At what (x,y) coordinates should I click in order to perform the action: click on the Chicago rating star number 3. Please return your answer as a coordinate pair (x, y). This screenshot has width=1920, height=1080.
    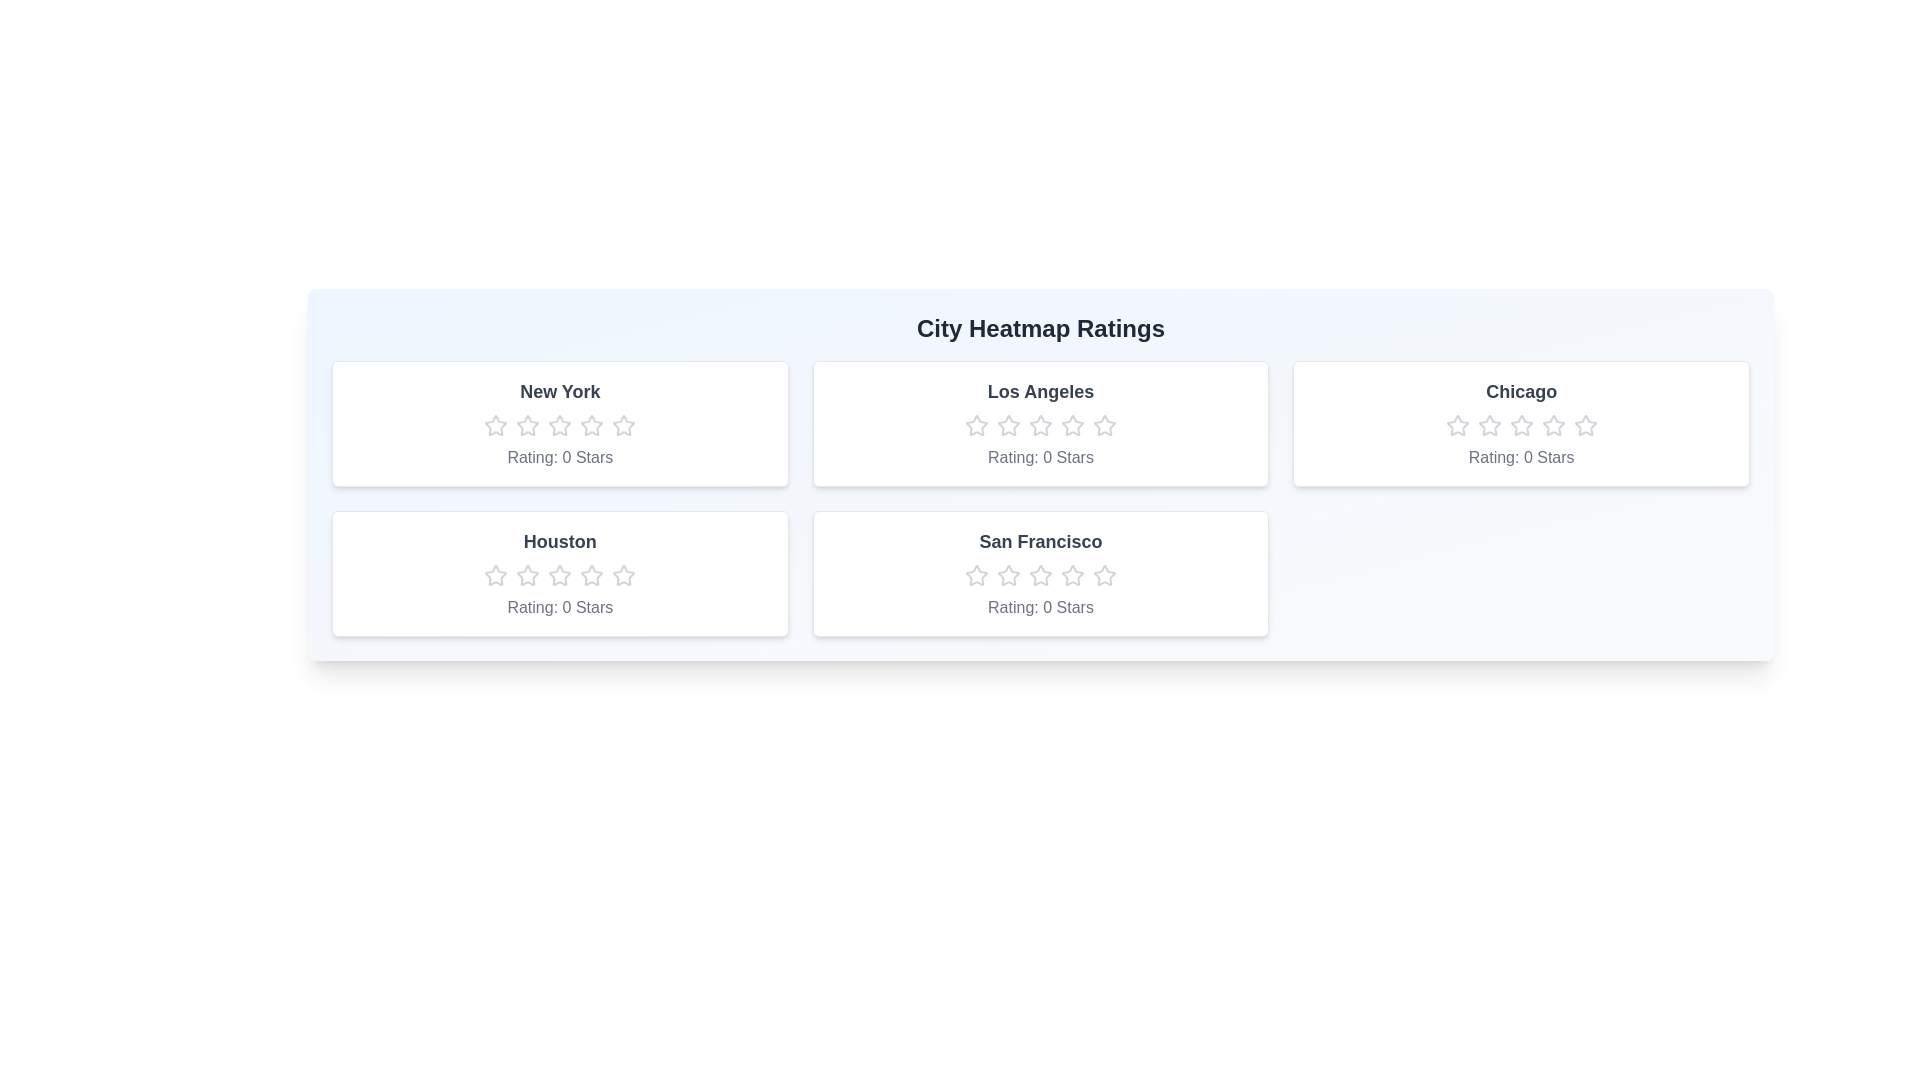
    Looking at the image, I should click on (1520, 424).